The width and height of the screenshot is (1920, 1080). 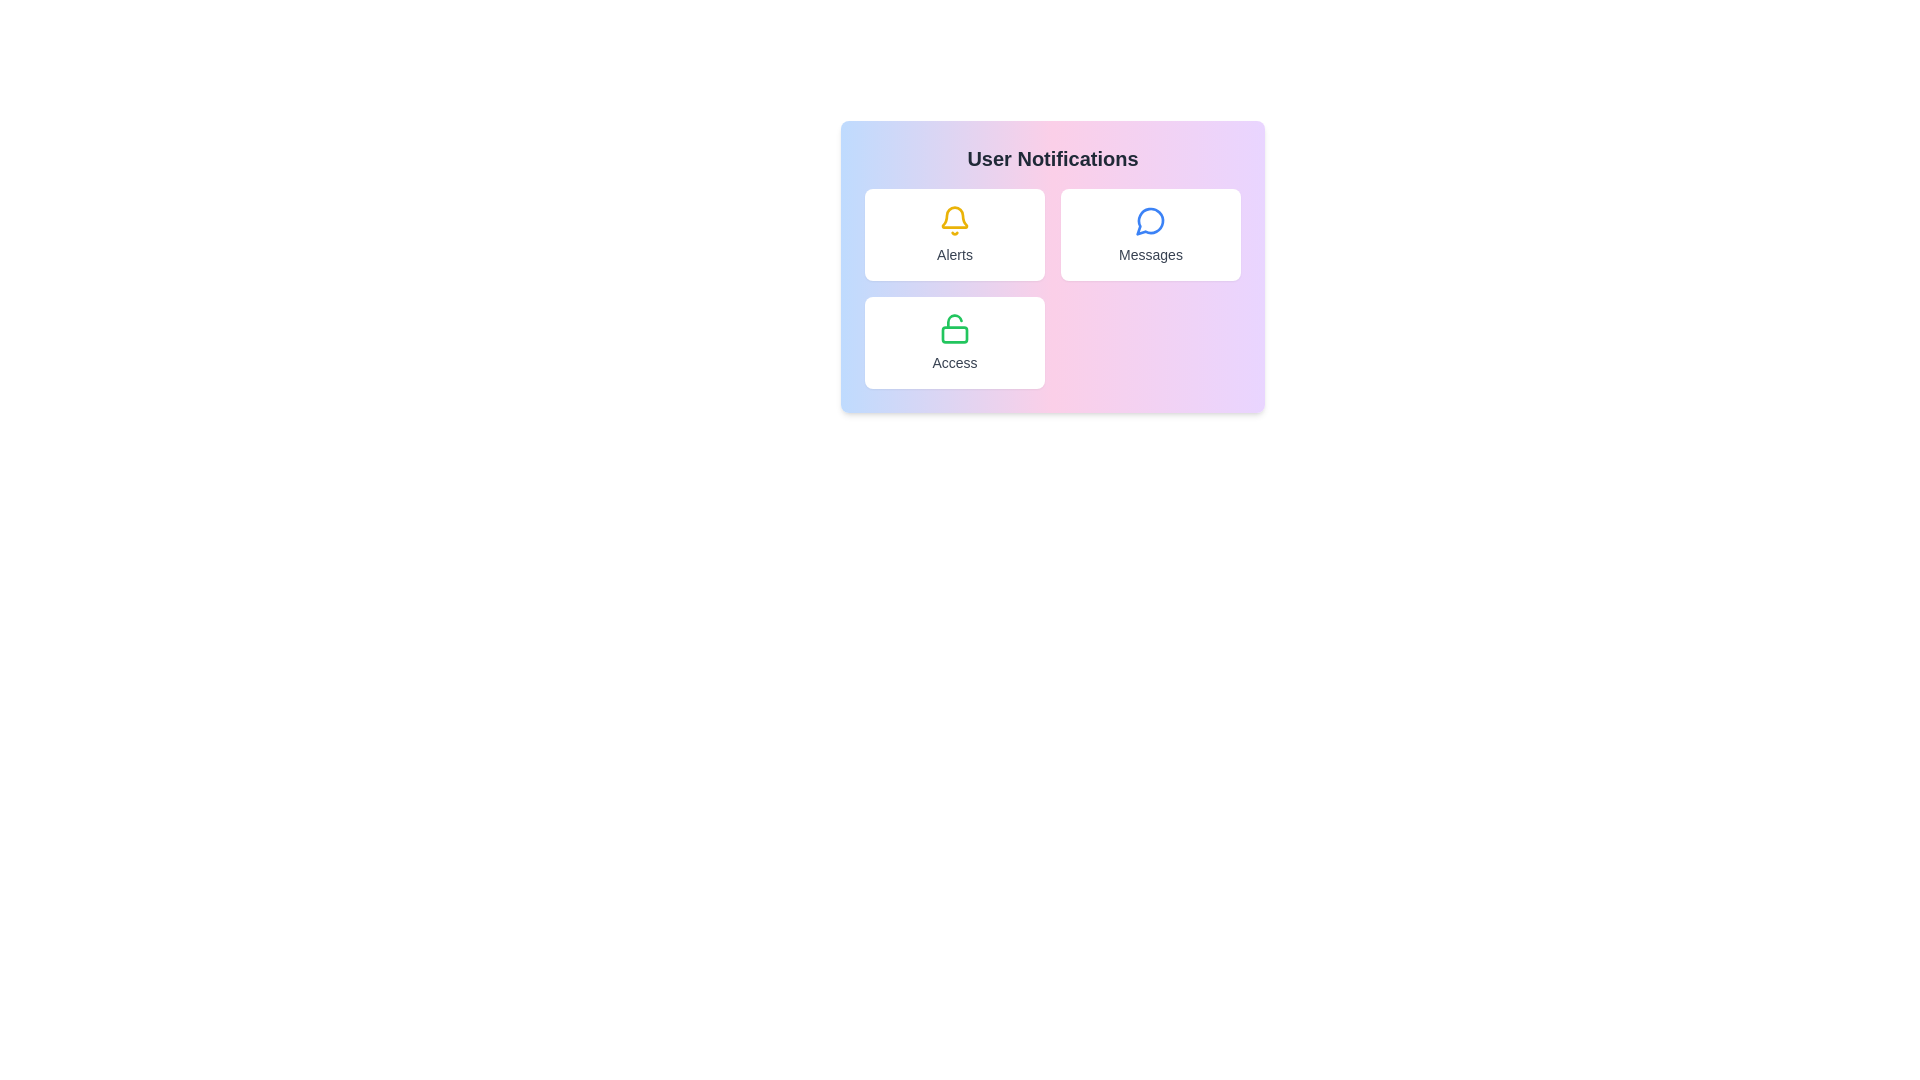 What do you see at coordinates (954, 253) in the screenshot?
I see `the text label displaying 'Alerts', which is located at the bottom of the 'Alerts' notification card in the 'User Notifications' section` at bounding box center [954, 253].